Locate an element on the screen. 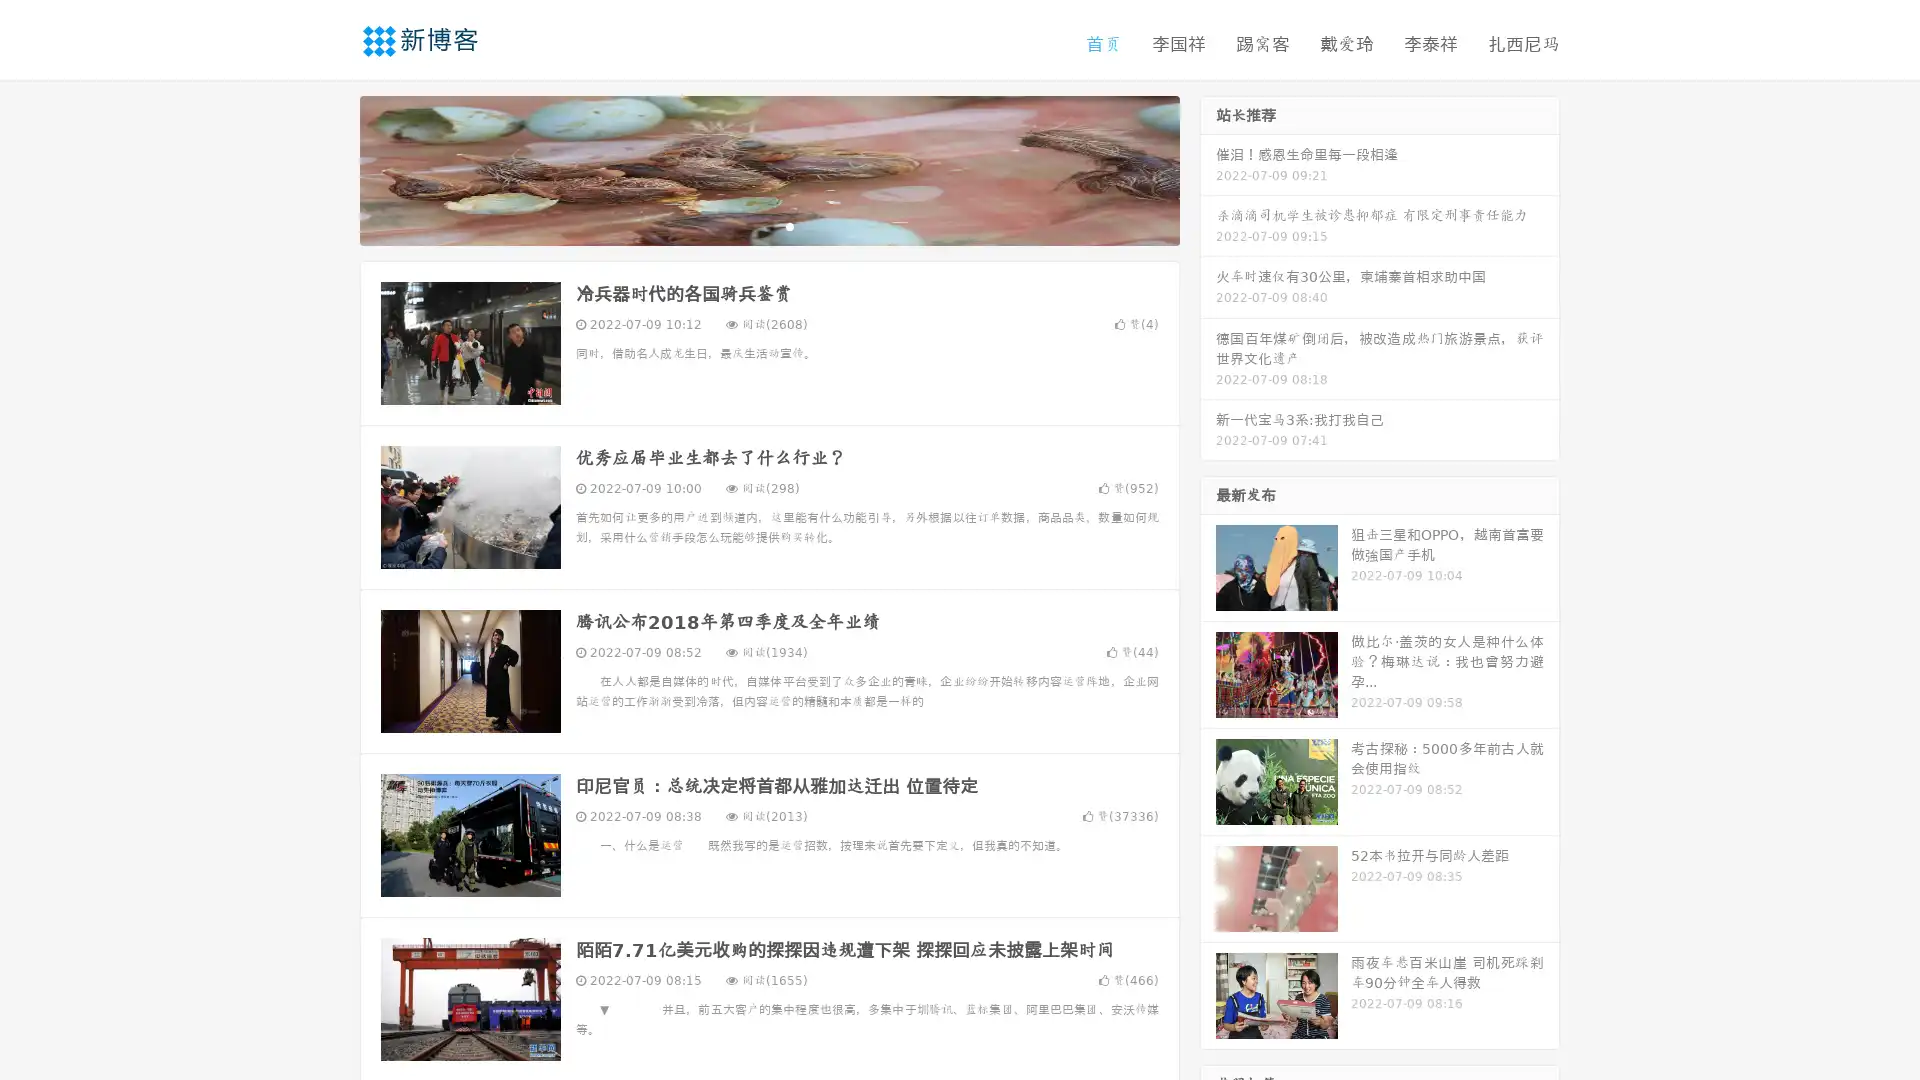  Go to slide 1 is located at coordinates (748, 225).